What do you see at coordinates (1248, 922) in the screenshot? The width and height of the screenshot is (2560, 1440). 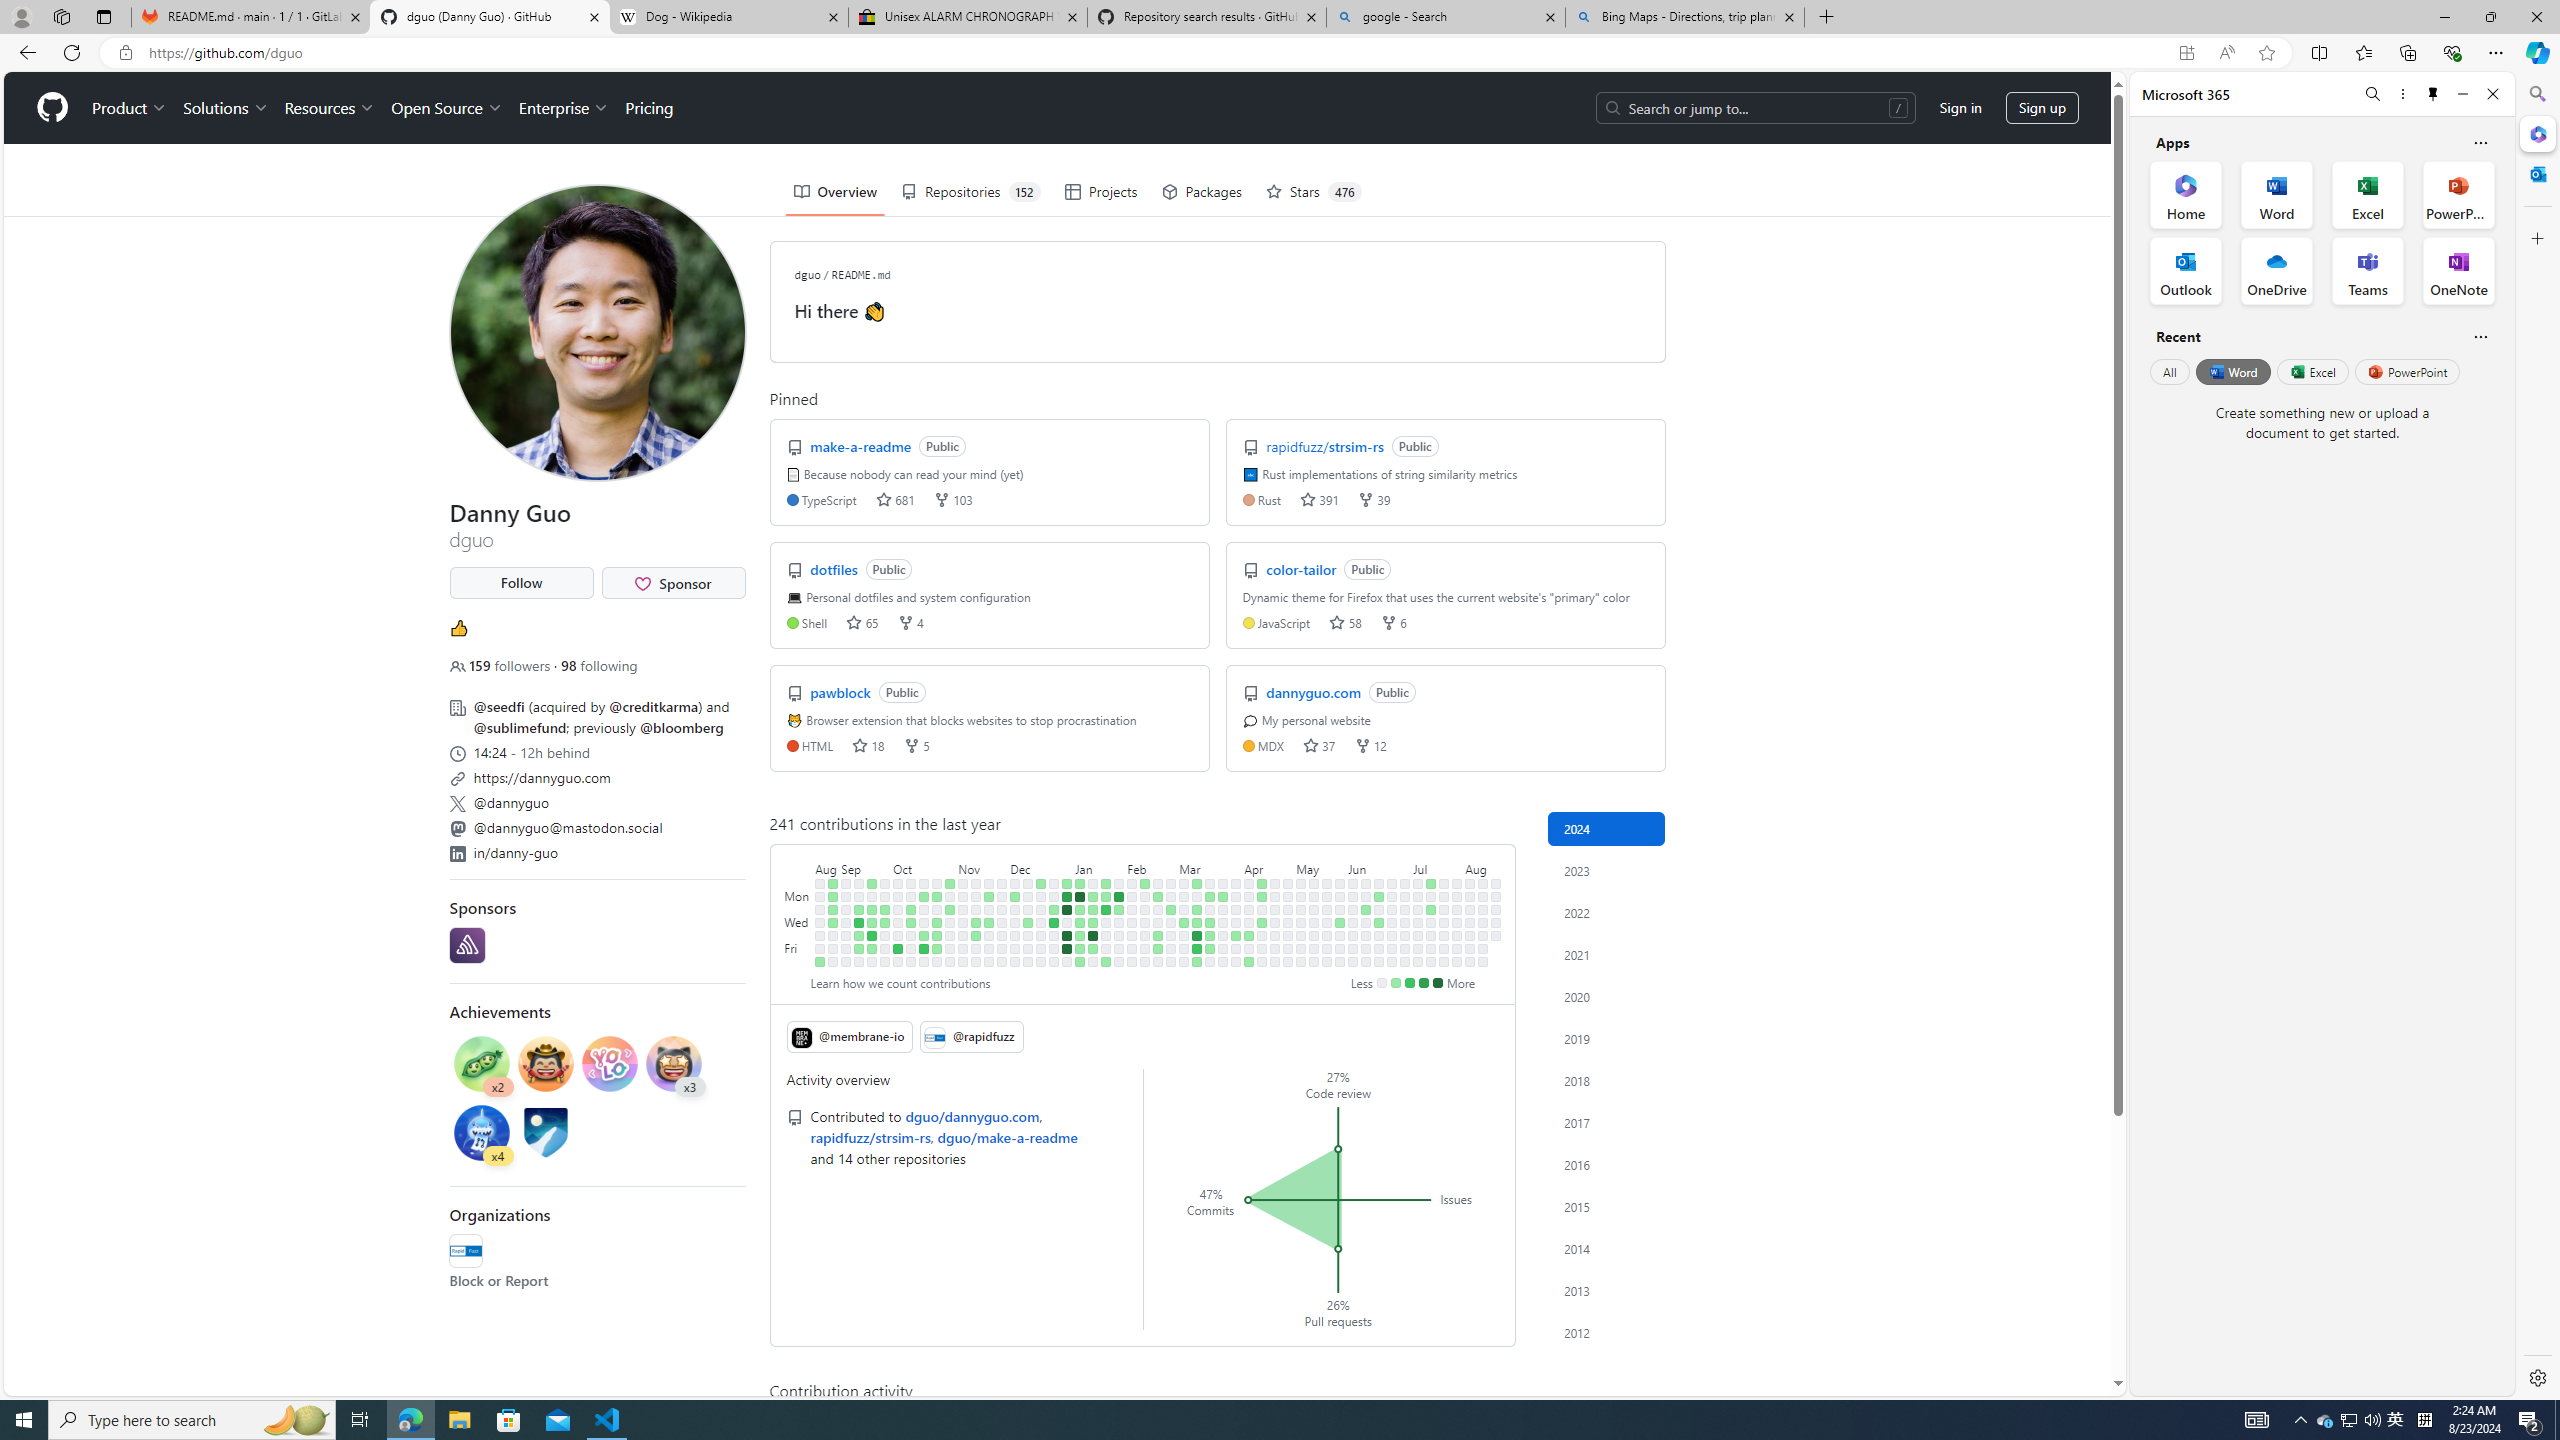 I see `'No contributions on April 10th.'` at bounding box center [1248, 922].